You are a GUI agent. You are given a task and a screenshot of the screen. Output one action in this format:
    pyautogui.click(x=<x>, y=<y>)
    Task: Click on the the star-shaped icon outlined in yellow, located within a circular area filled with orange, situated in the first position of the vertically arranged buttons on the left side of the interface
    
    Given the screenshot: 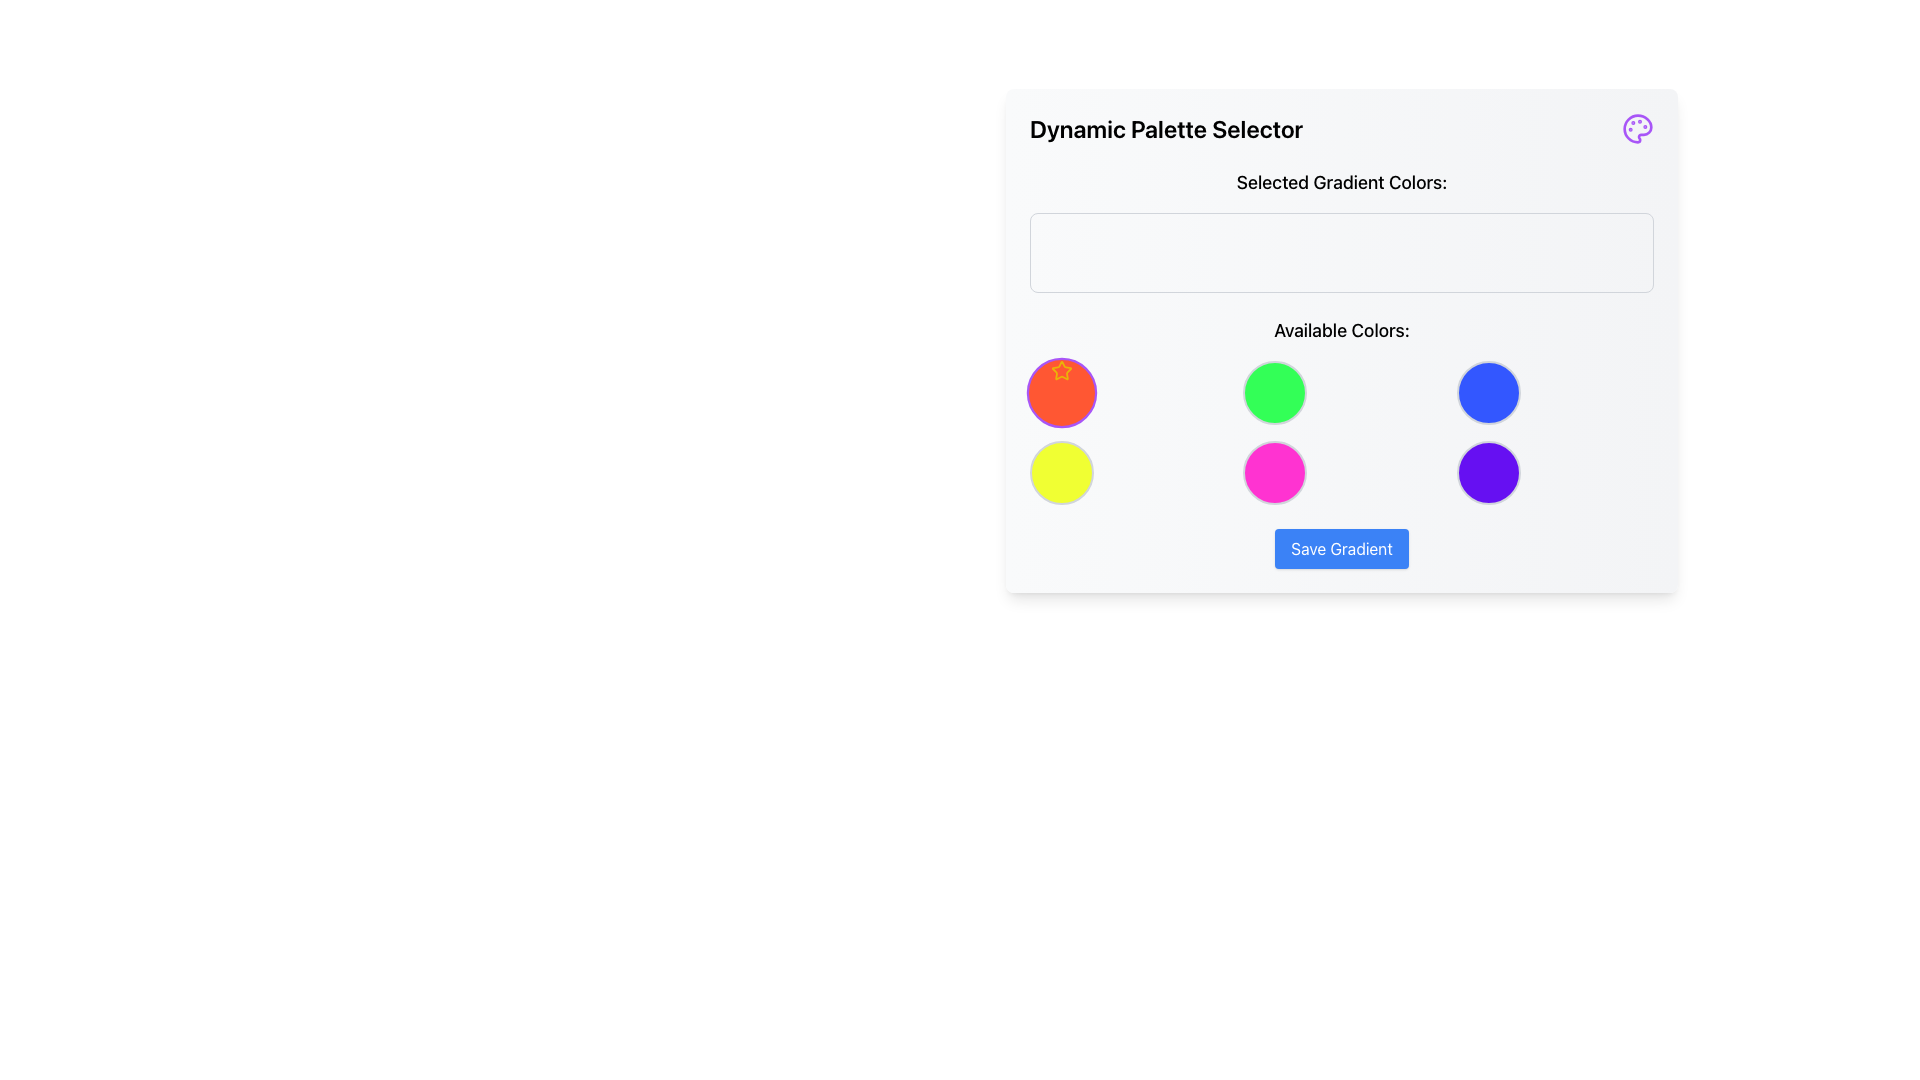 What is the action you would take?
    pyautogui.click(x=1060, y=370)
    